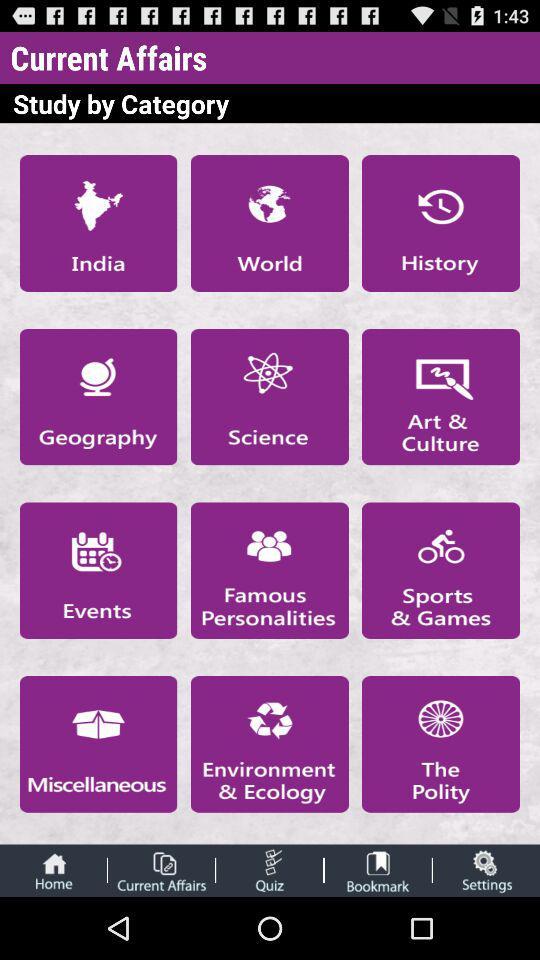  Describe the element at coordinates (269, 223) in the screenshot. I see `category world` at that location.